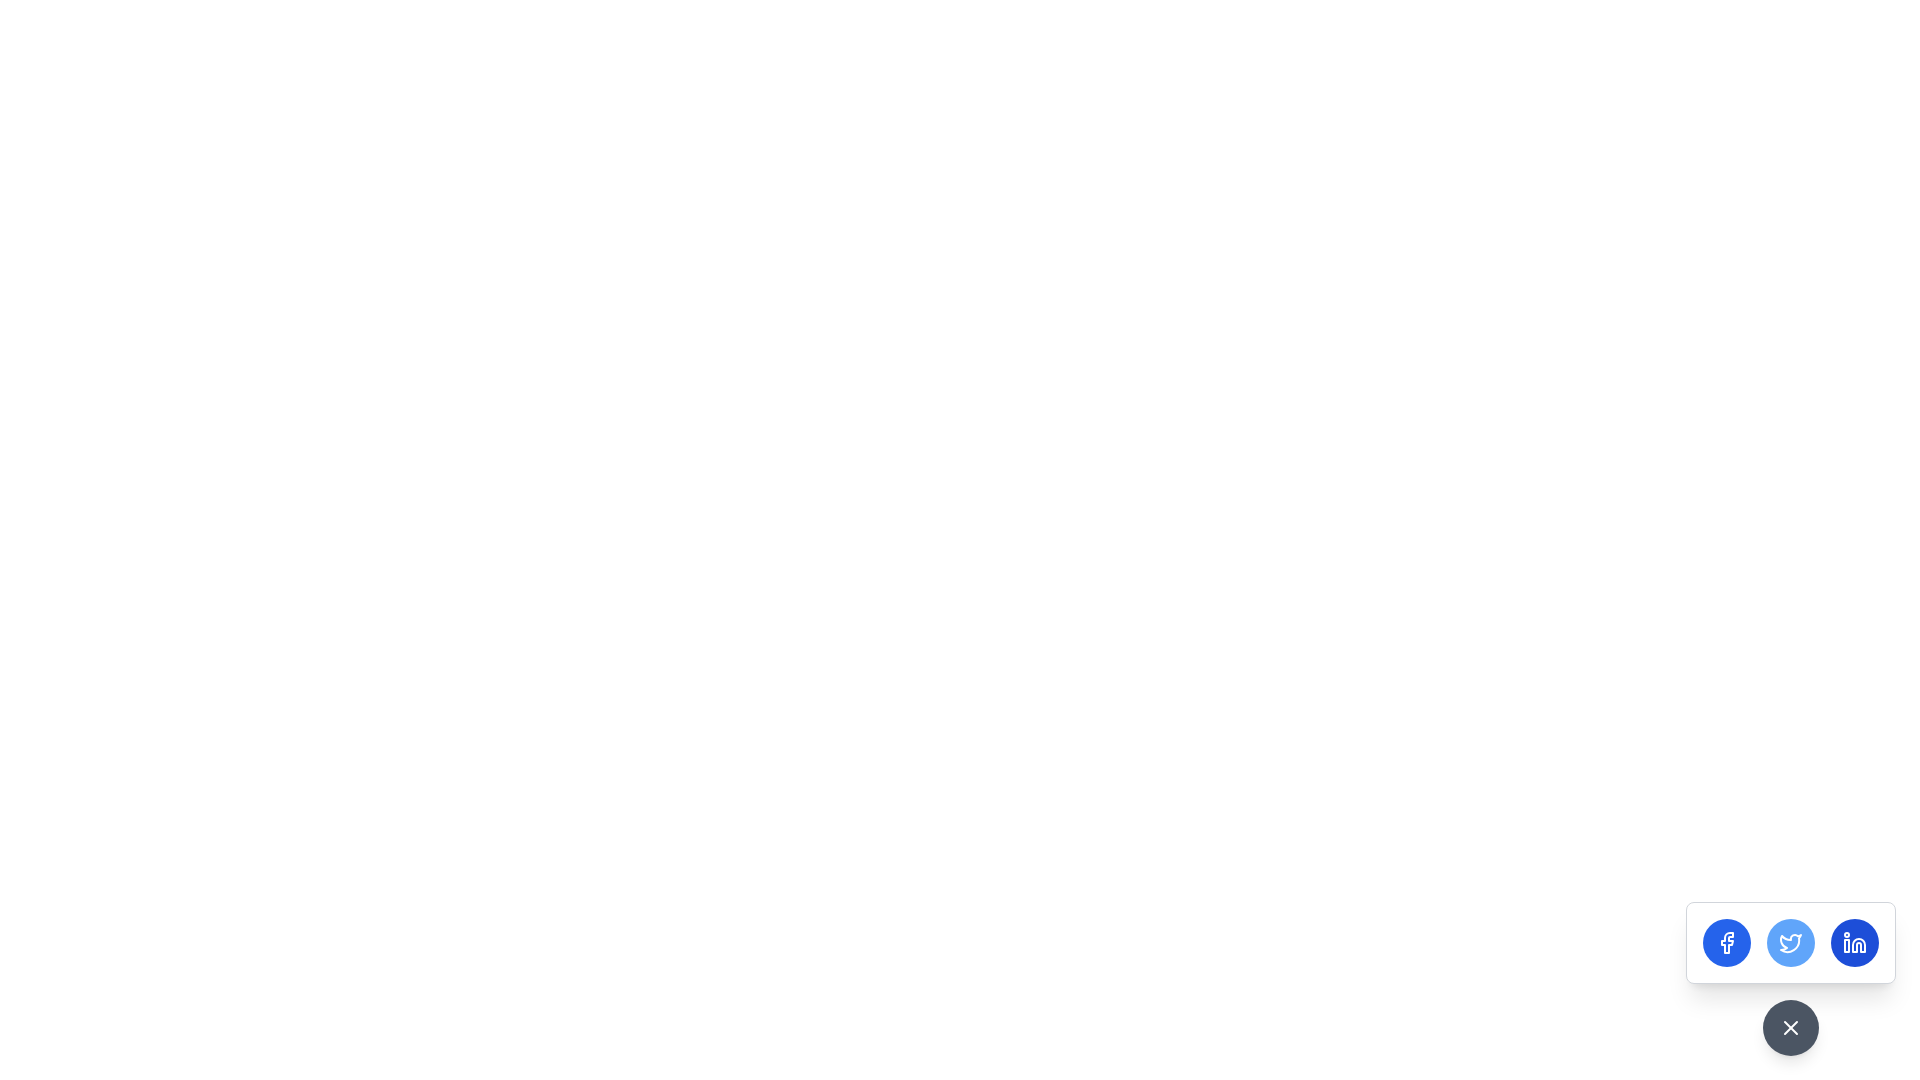 The image size is (1920, 1080). I want to click on the decorative rectangle element of the LinkedIn logo, so click(1846, 945).